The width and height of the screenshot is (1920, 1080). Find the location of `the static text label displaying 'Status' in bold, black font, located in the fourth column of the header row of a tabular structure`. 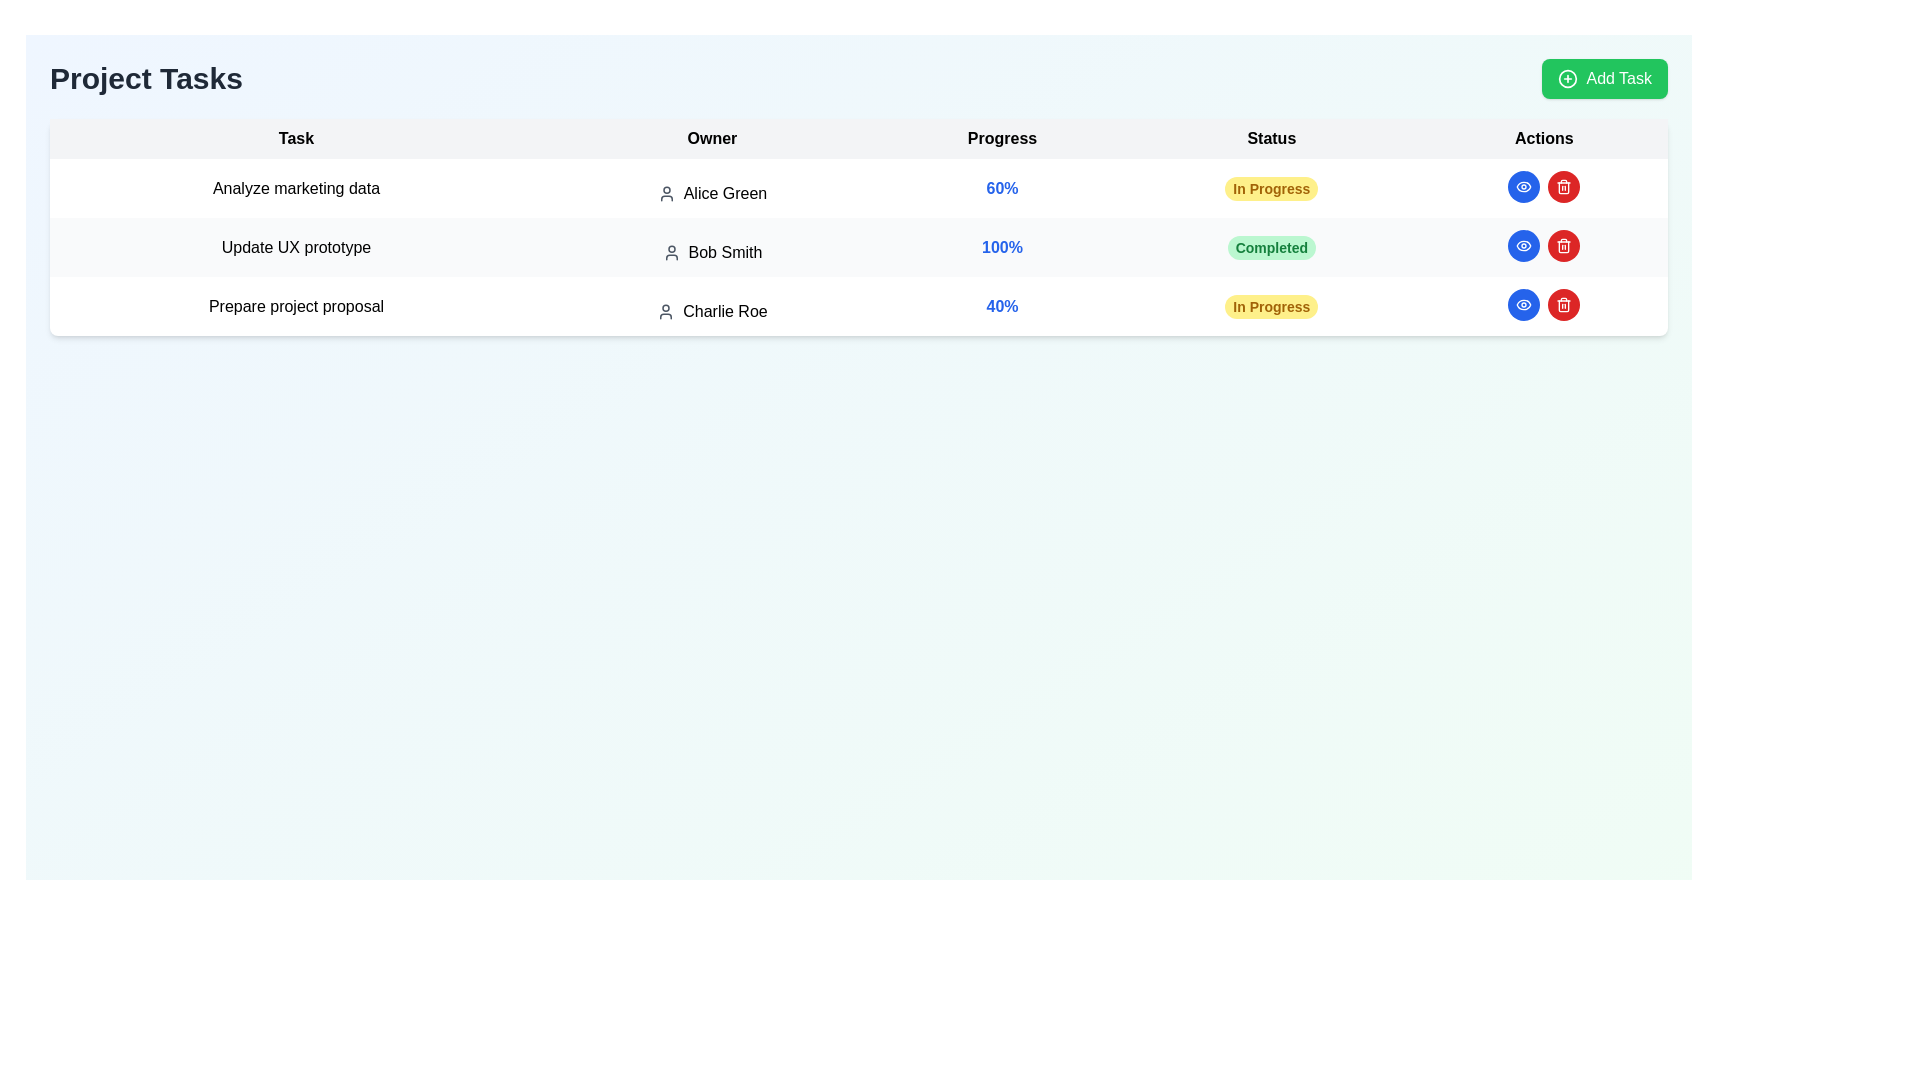

the static text label displaying 'Status' in bold, black font, located in the fourth column of the header row of a tabular structure is located at coordinates (1270, 137).